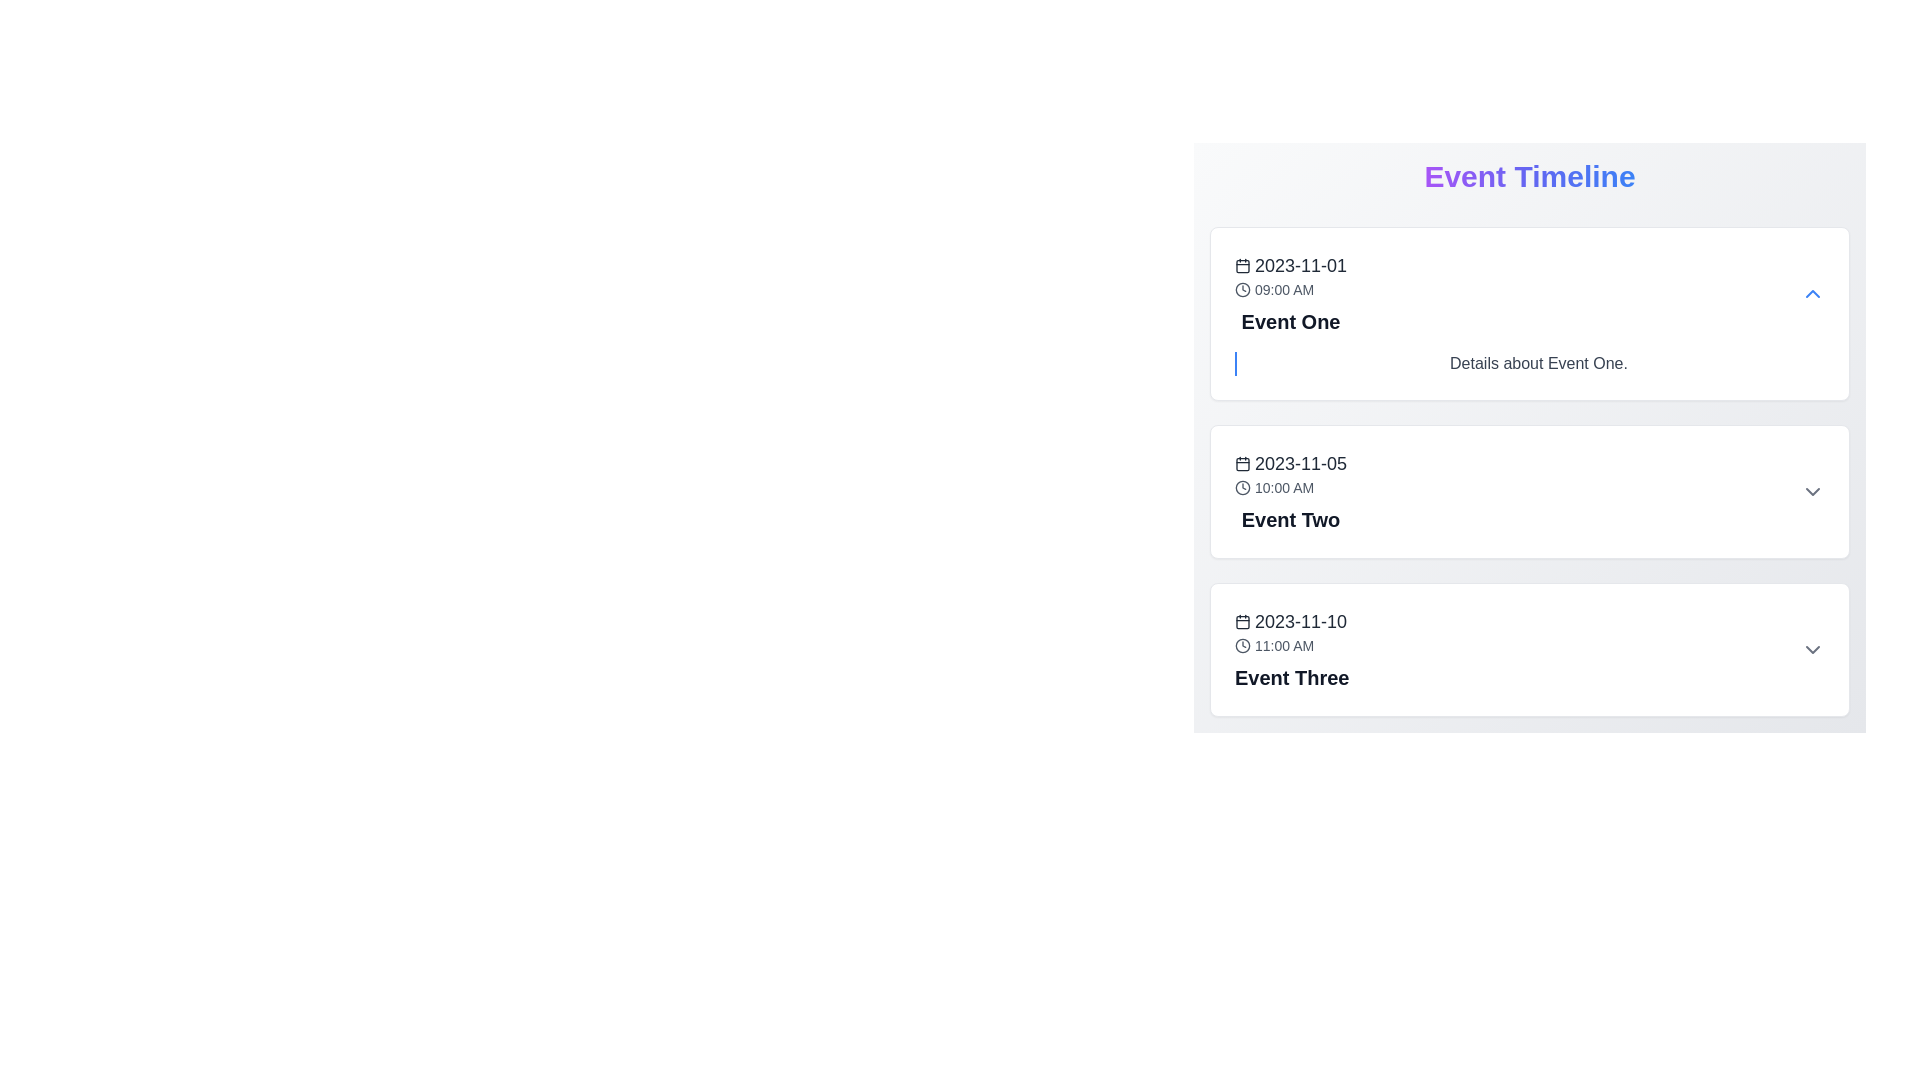 The width and height of the screenshot is (1920, 1080). What do you see at coordinates (1292, 677) in the screenshot?
I see `text of the bold, primary text element that displays 'Event Three', which is located below the event date '2023-11-10' and time '11:00 AM'` at bounding box center [1292, 677].